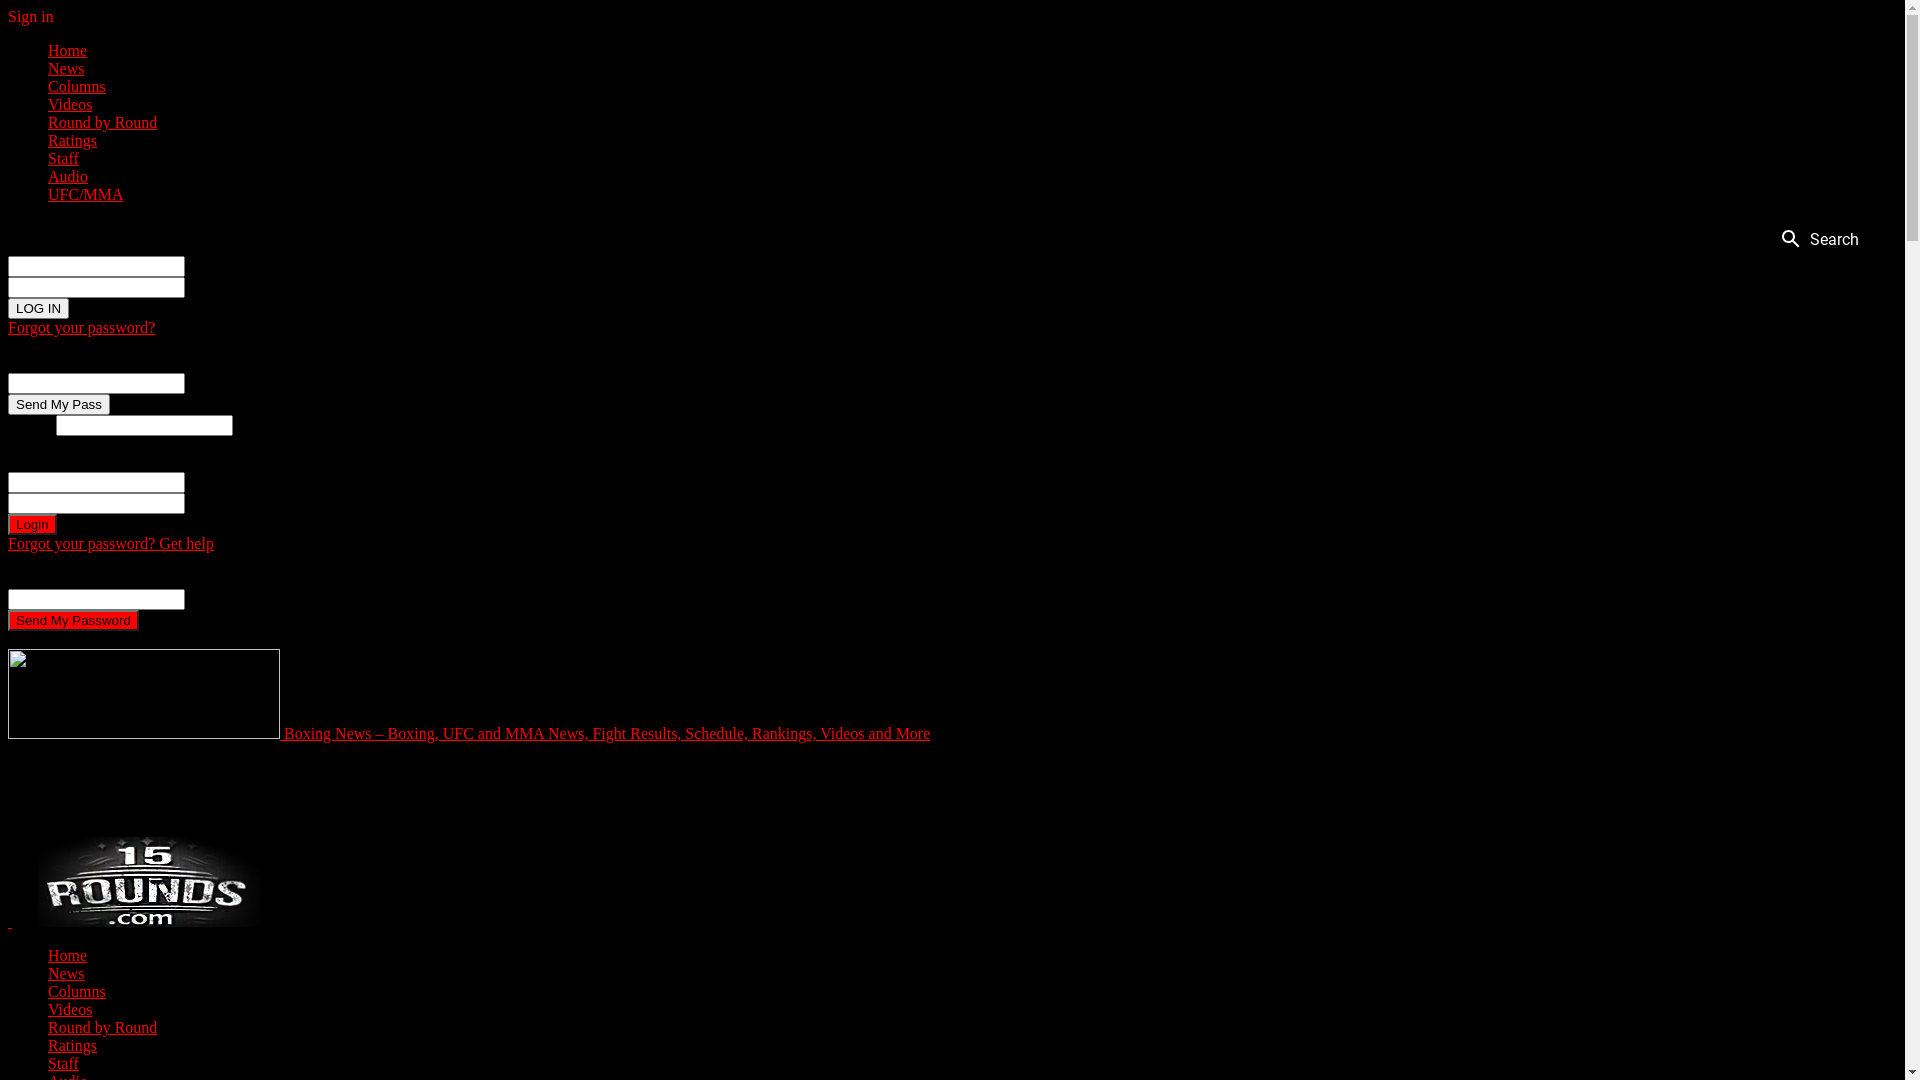  I want to click on 'Advertisement', so click(464, 786).